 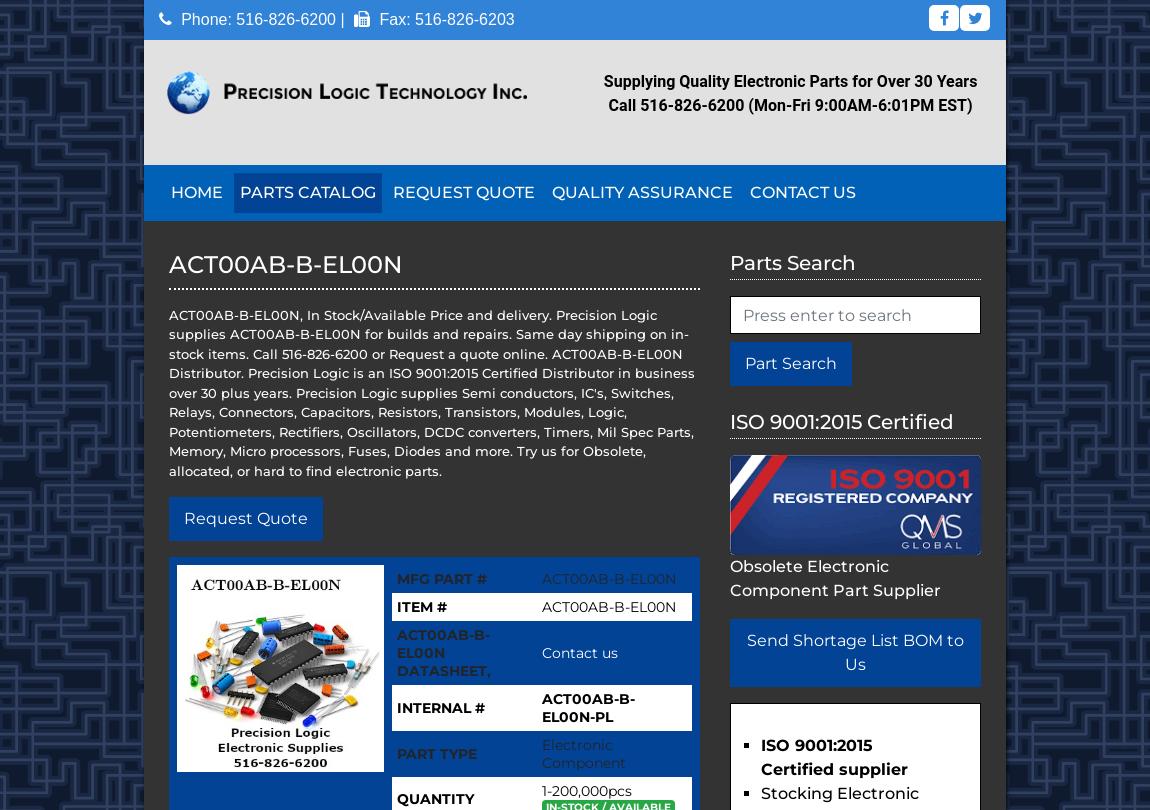 I want to click on 'Quality Assurance', so click(x=640, y=192).